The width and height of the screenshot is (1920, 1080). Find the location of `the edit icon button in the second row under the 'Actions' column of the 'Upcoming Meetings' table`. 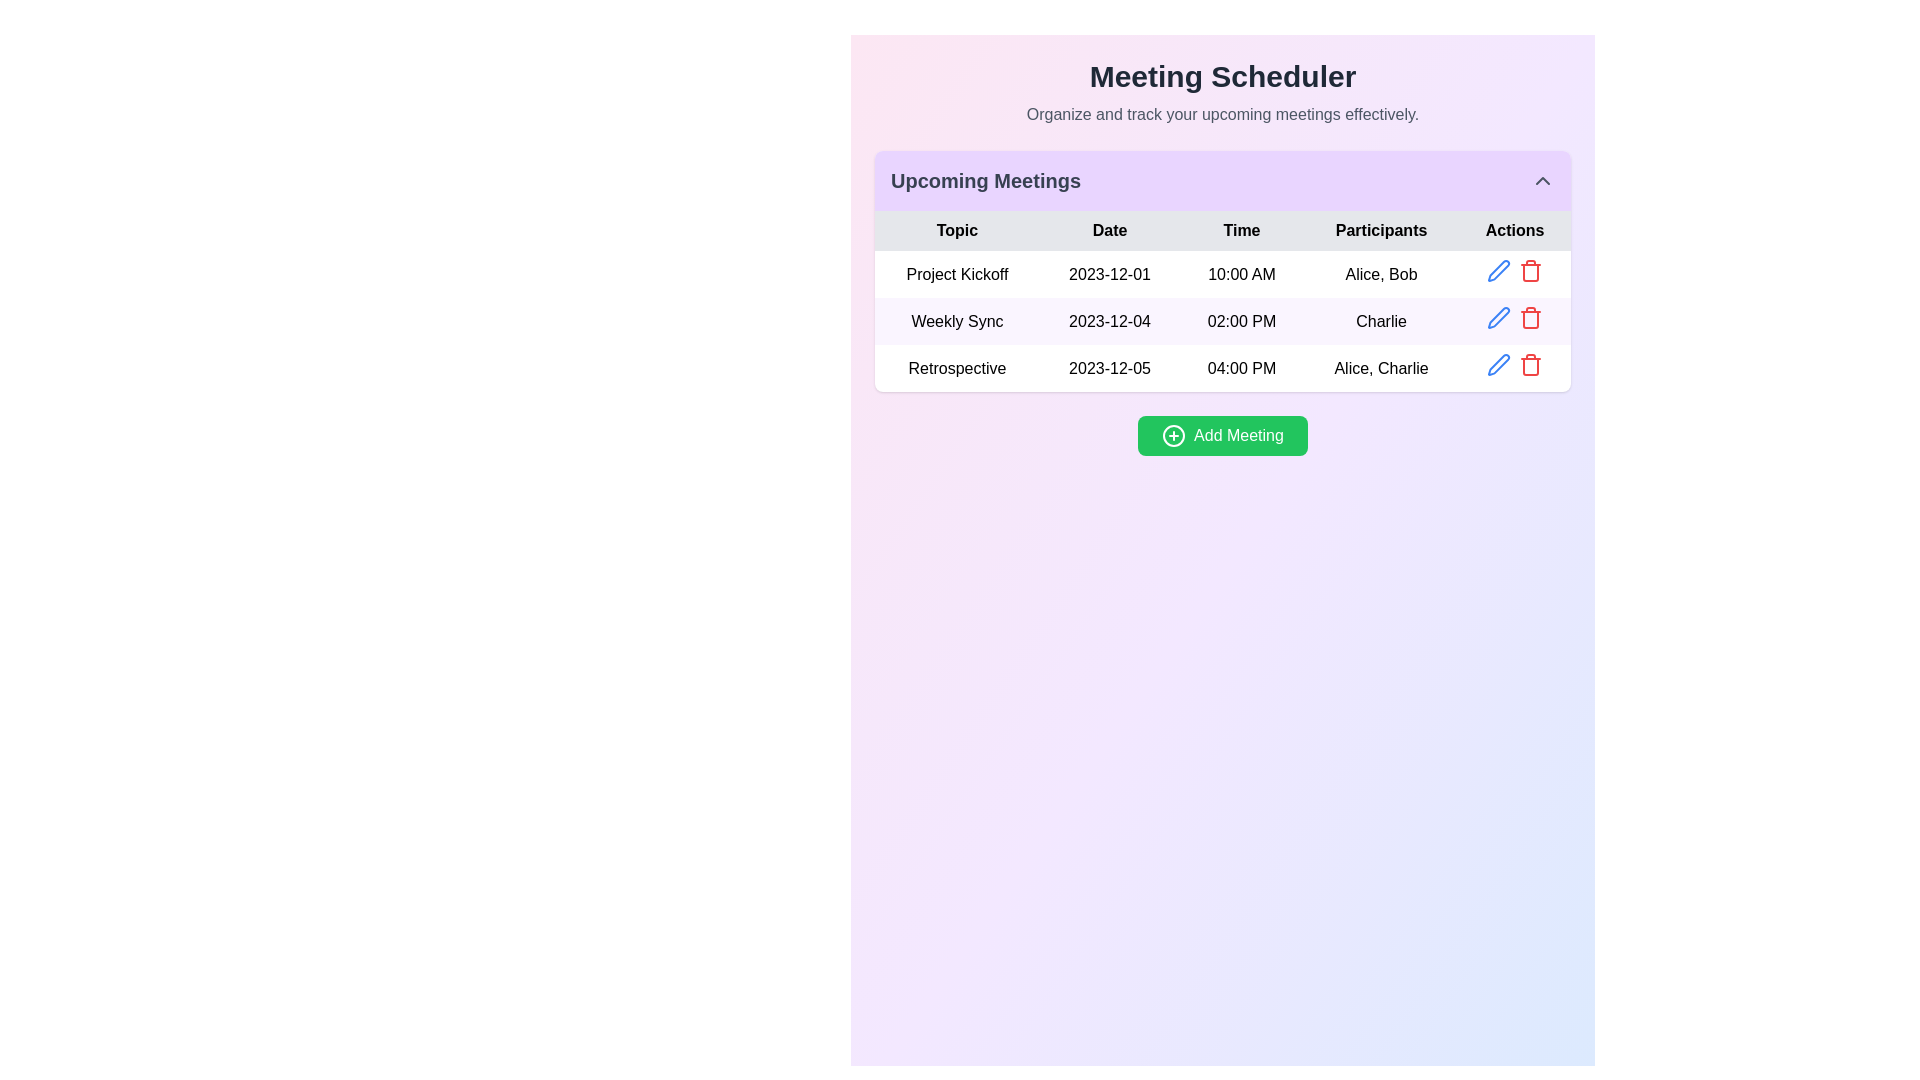

the edit icon button in the second row under the 'Actions' column of the 'Upcoming Meetings' table is located at coordinates (1499, 316).